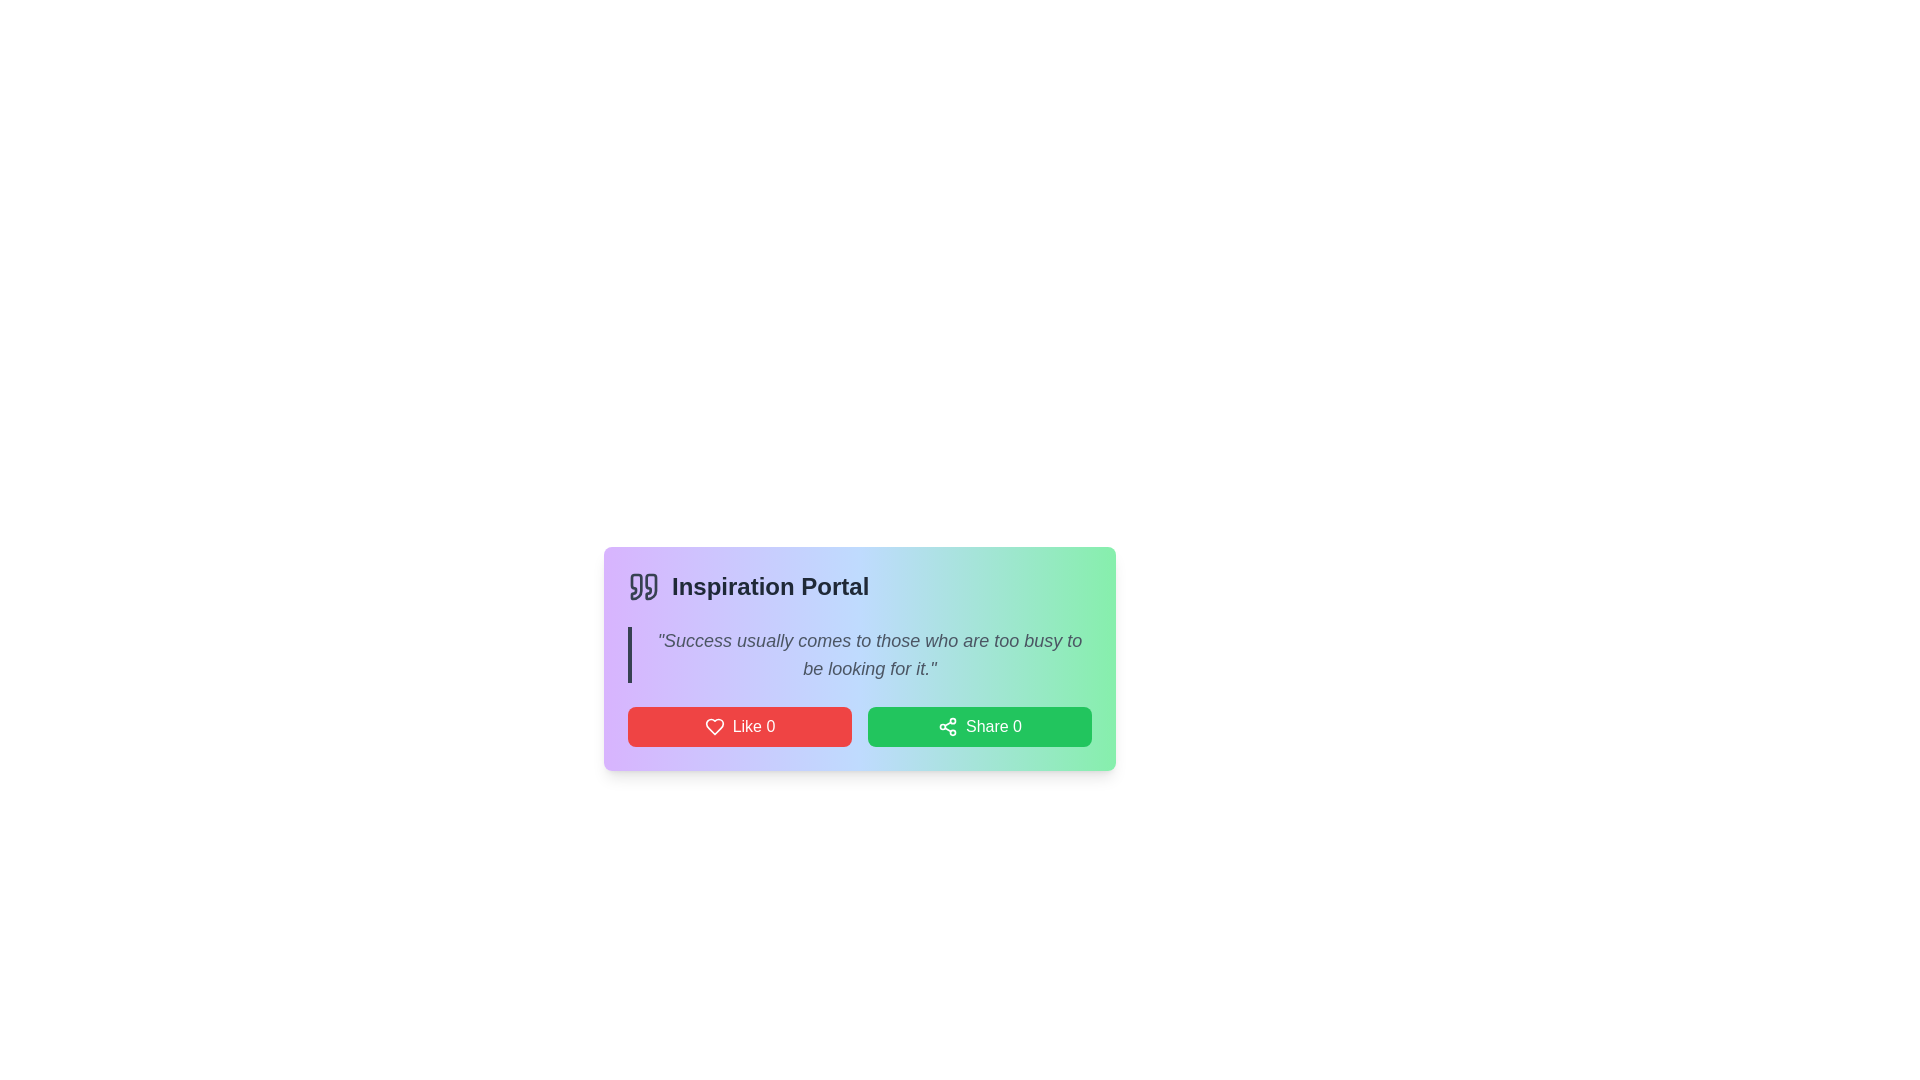 The image size is (1920, 1080). What do you see at coordinates (714, 726) in the screenshot?
I see `the red heart icon located inside the 'Like 0' button at the bottom-left corner of the panel to like the content` at bounding box center [714, 726].